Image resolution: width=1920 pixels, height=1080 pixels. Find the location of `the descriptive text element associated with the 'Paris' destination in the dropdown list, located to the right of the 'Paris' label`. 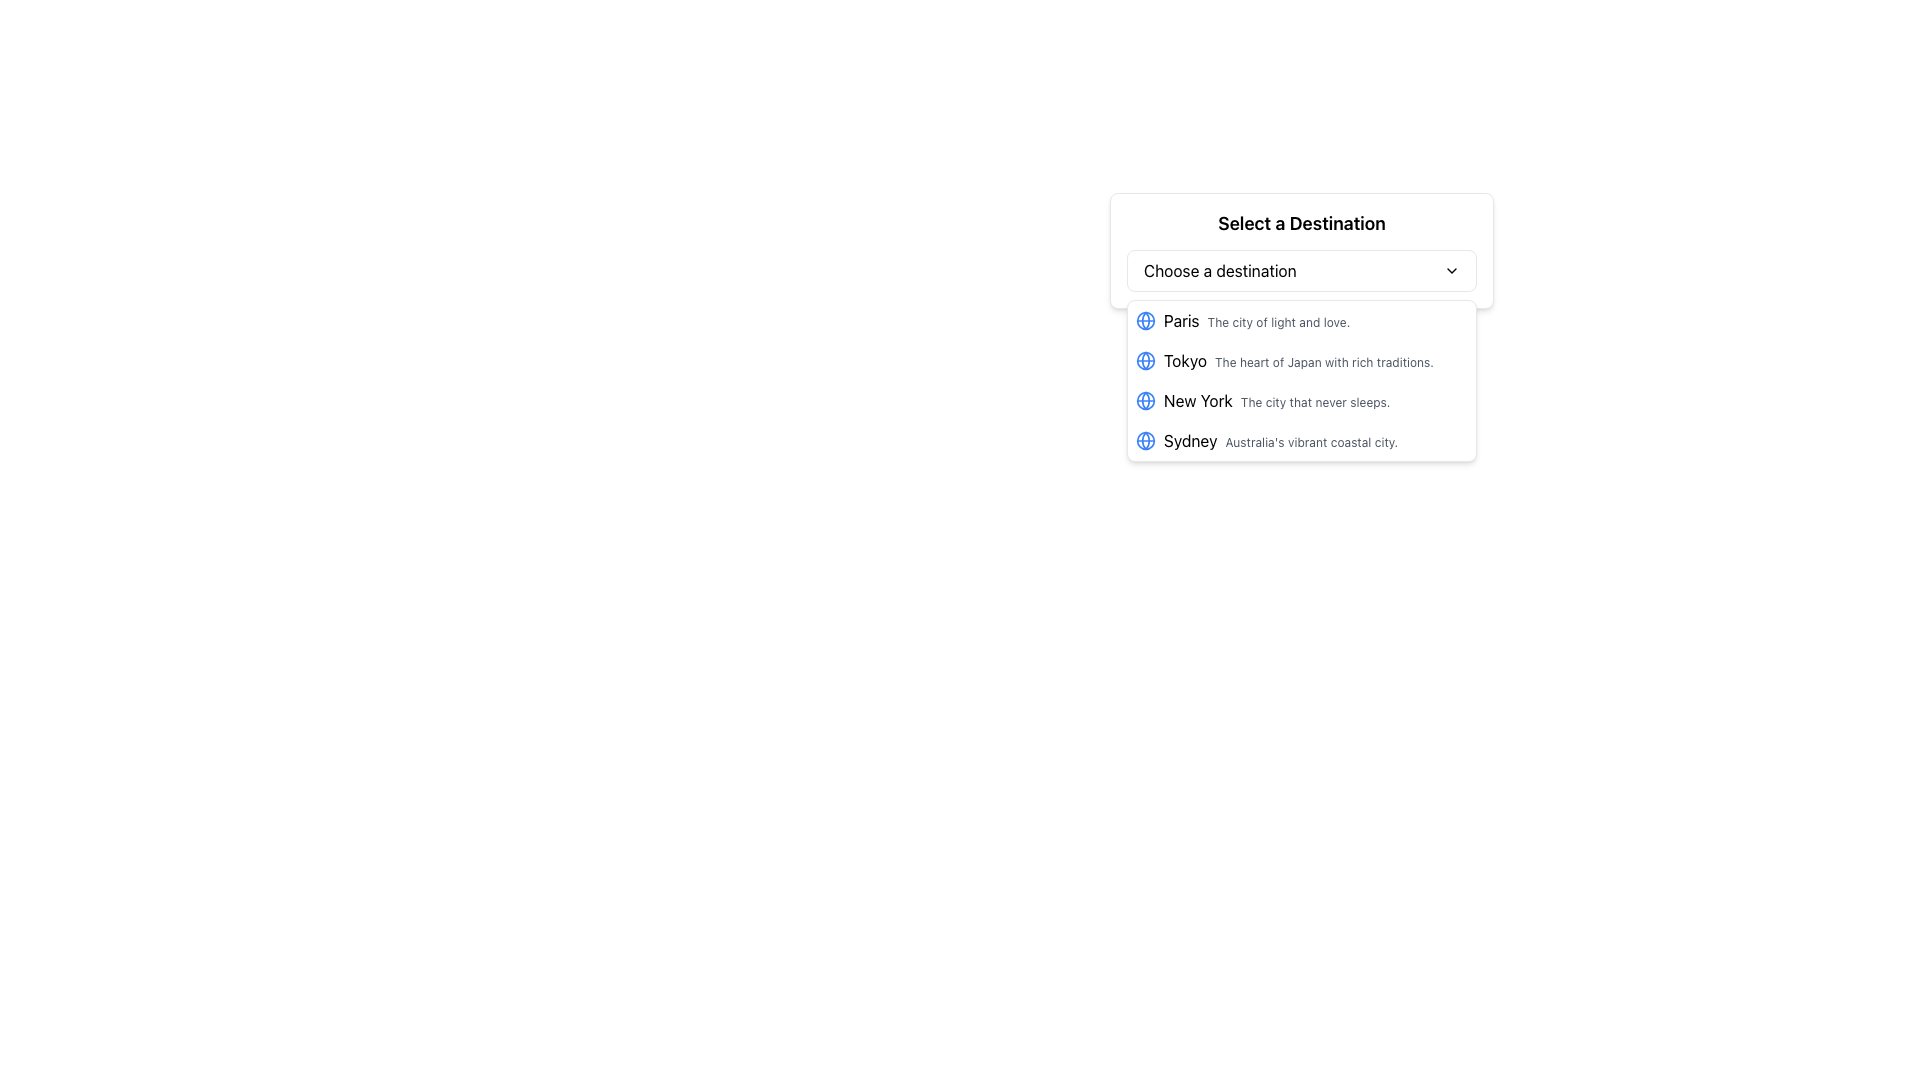

the descriptive text element associated with the 'Paris' destination in the dropdown list, located to the right of the 'Paris' label is located at coordinates (1277, 321).